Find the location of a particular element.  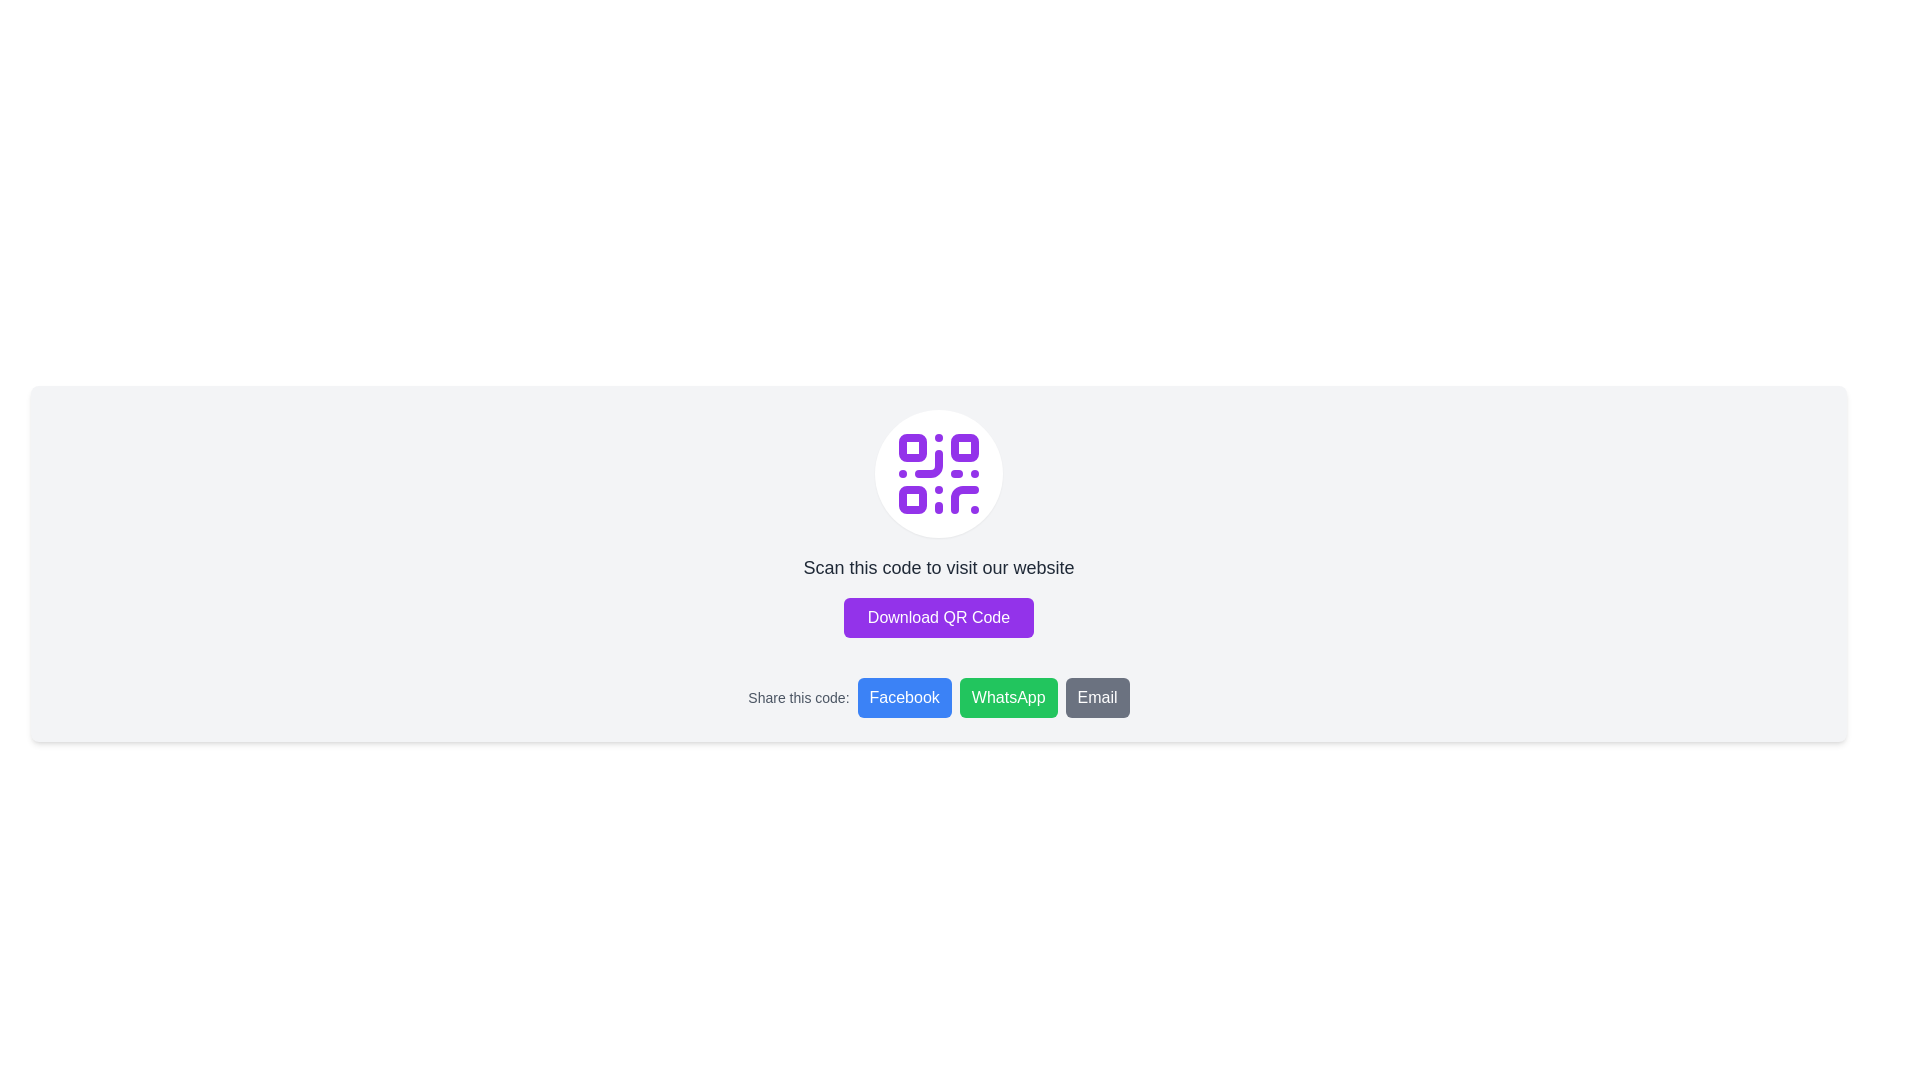

the WhatsApp share button, which is the second button from the left in a row of three buttons labeled 'Facebook', 'WhatsApp', and 'Email', located beneath the 'Share this code:' text is located at coordinates (1008, 697).